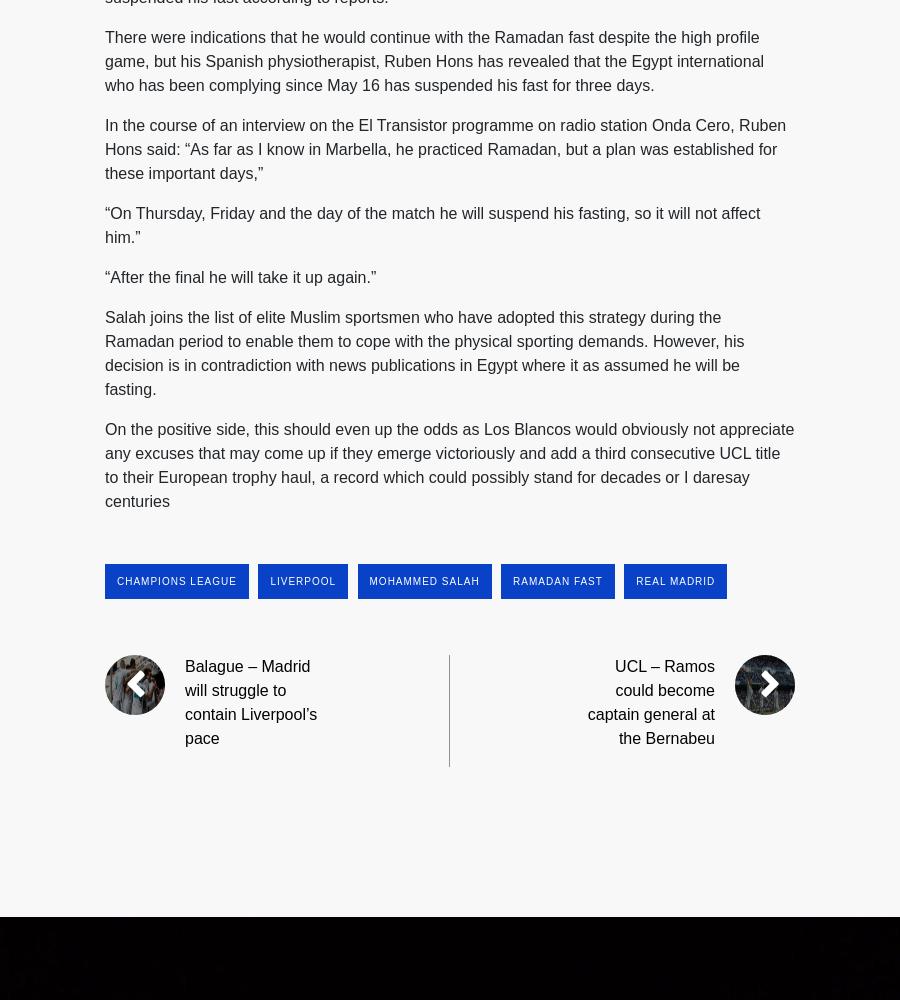  Describe the element at coordinates (239, 276) in the screenshot. I see `'“After the final he will take it up again.”'` at that location.